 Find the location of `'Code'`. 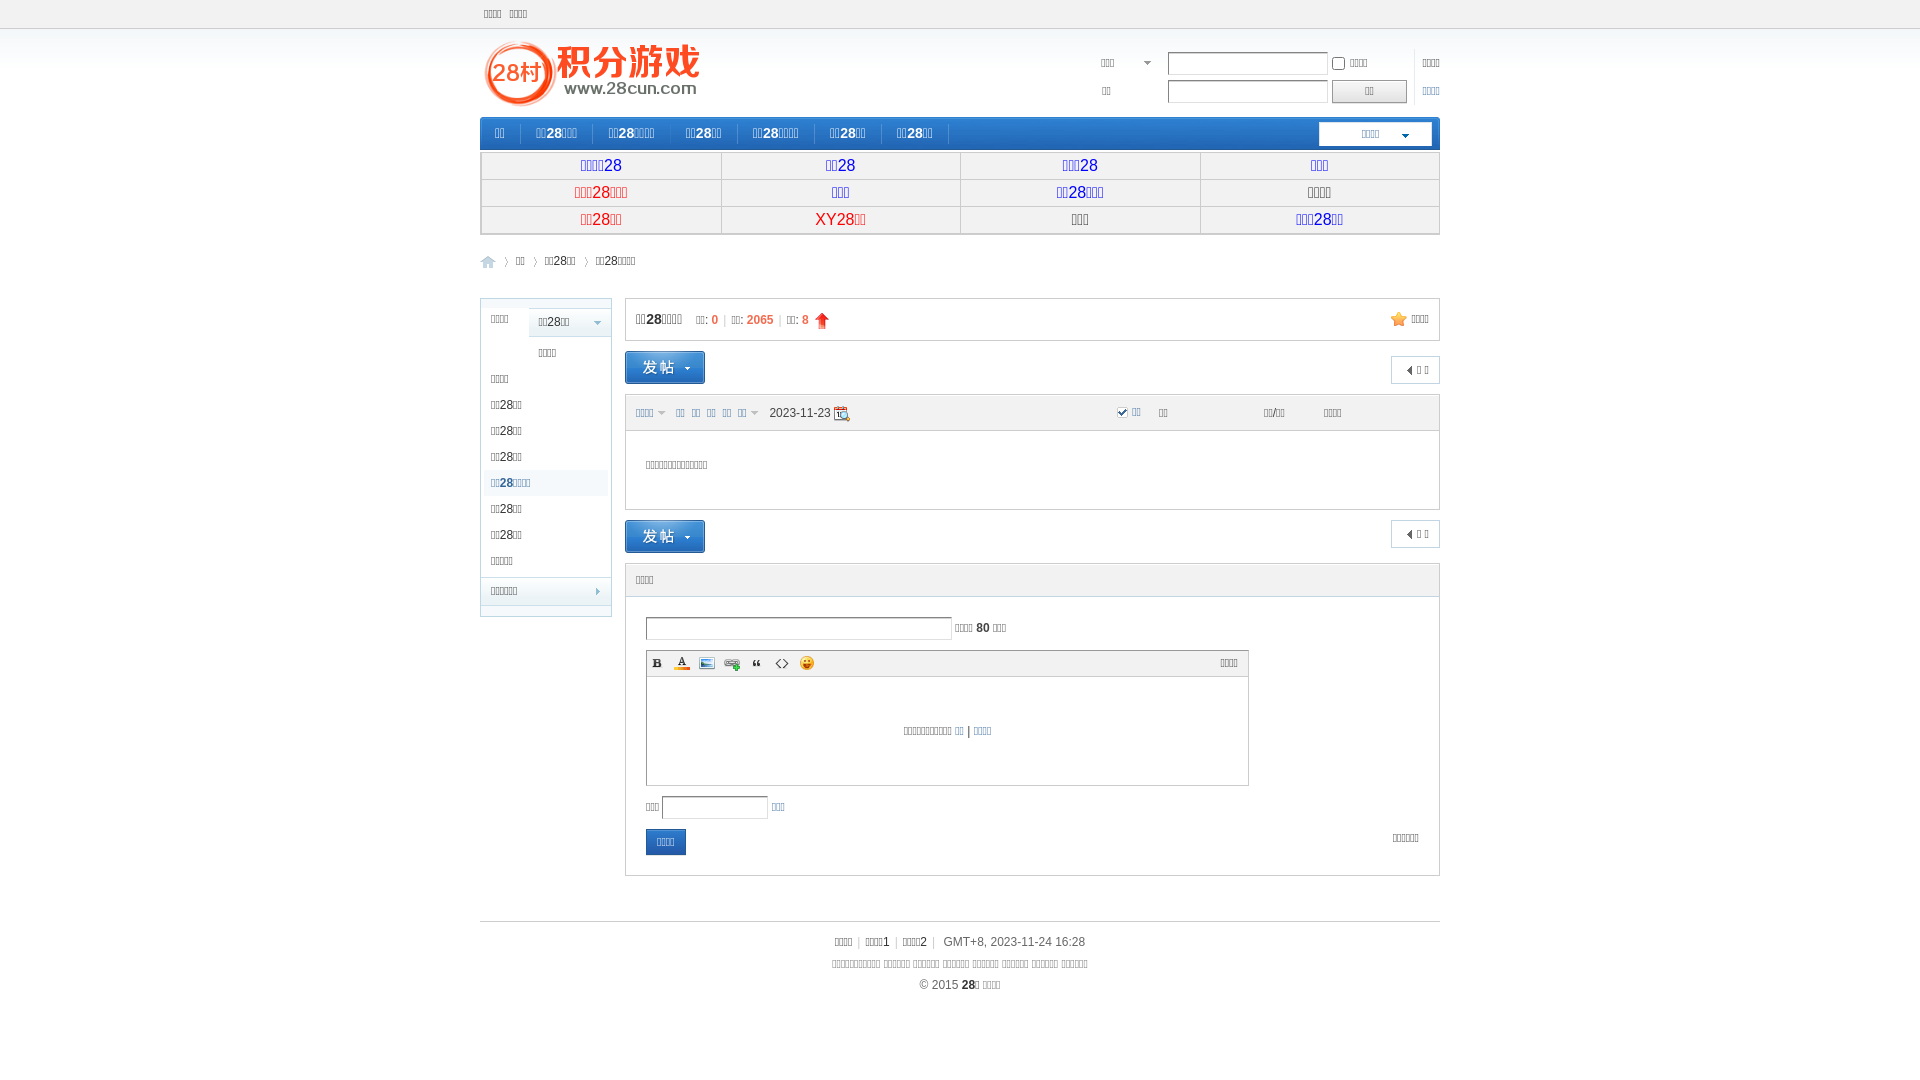

'Code' is located at coordinates (781, 663).